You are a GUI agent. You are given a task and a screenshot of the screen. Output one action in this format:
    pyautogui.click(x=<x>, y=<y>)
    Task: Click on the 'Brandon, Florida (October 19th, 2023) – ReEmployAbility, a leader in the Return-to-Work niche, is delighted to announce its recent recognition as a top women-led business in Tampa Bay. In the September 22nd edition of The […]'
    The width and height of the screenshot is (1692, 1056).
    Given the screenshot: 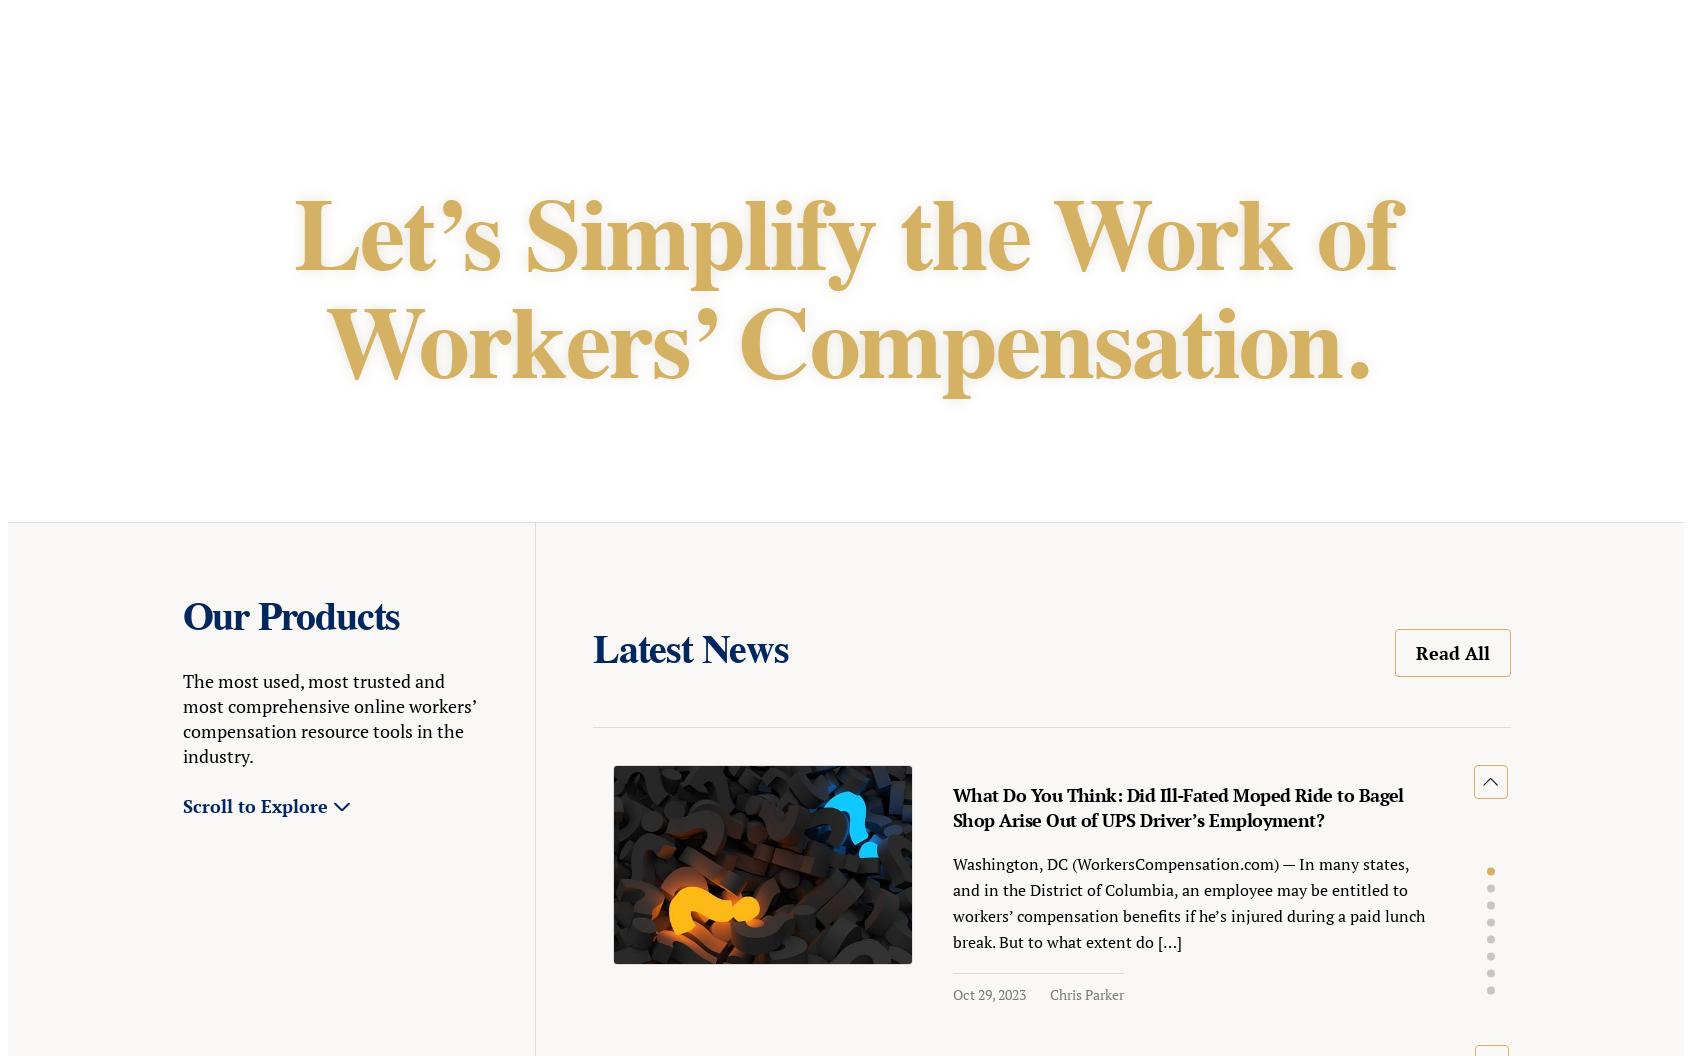 What is the action you would take?
    pyautogui.click(x=383, y=327)
    